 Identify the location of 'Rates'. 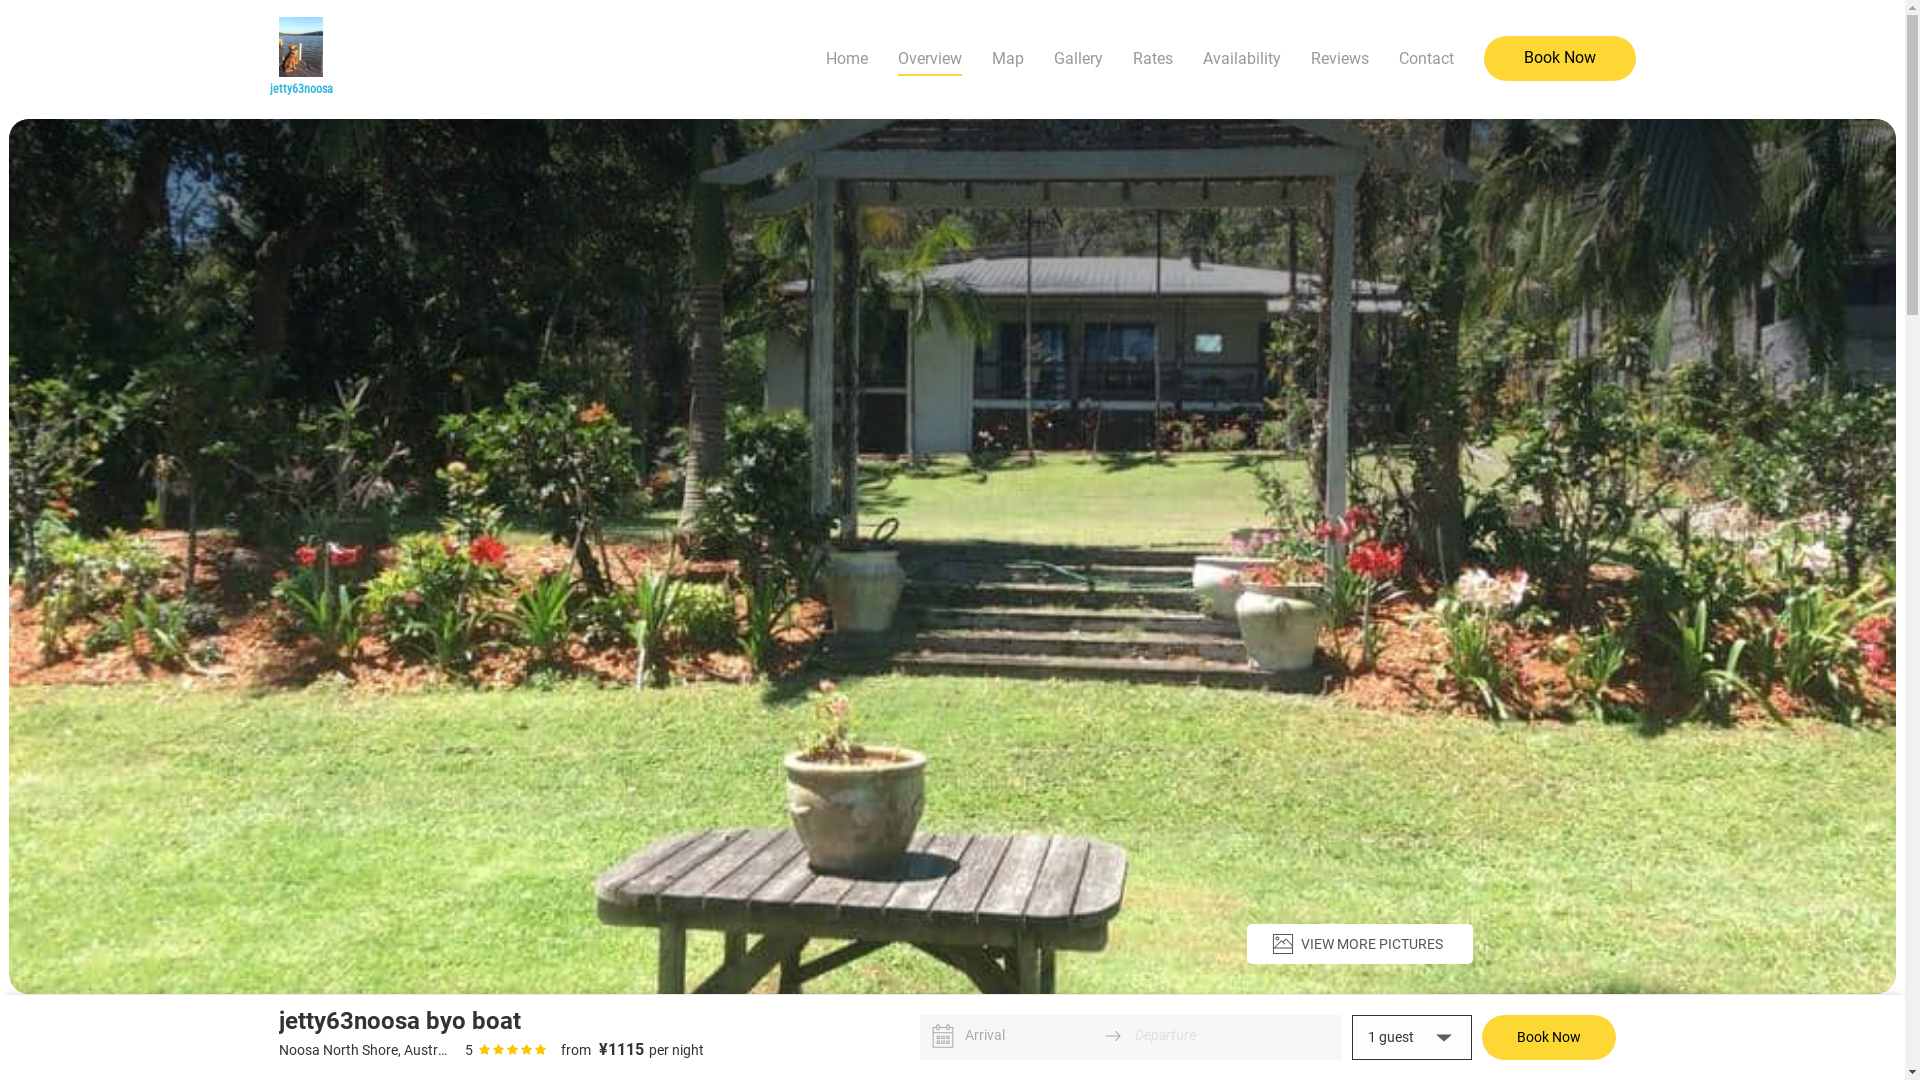
(1152, 57).